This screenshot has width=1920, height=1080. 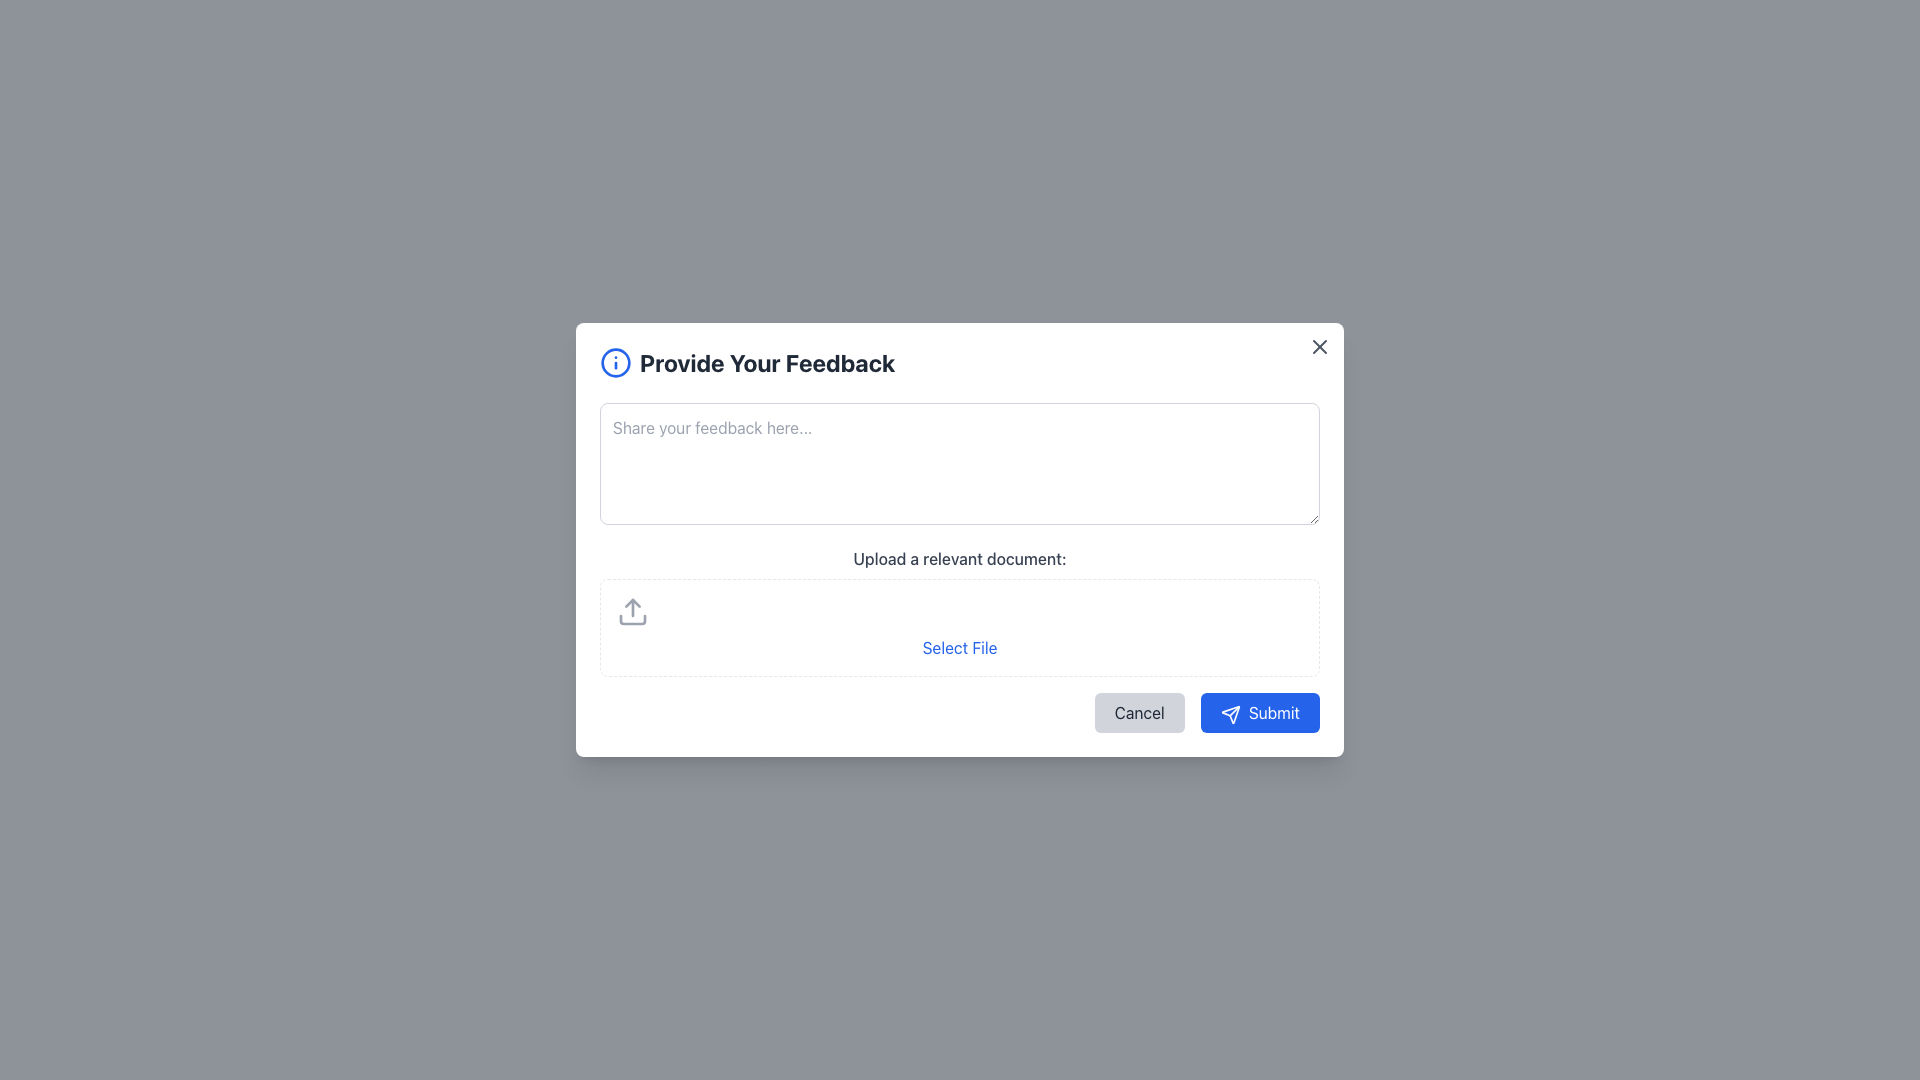 I want to click on the clickable label located in the lower part of the modal, under the 'Upload a relevant document' section, so click(x=960, y=648).